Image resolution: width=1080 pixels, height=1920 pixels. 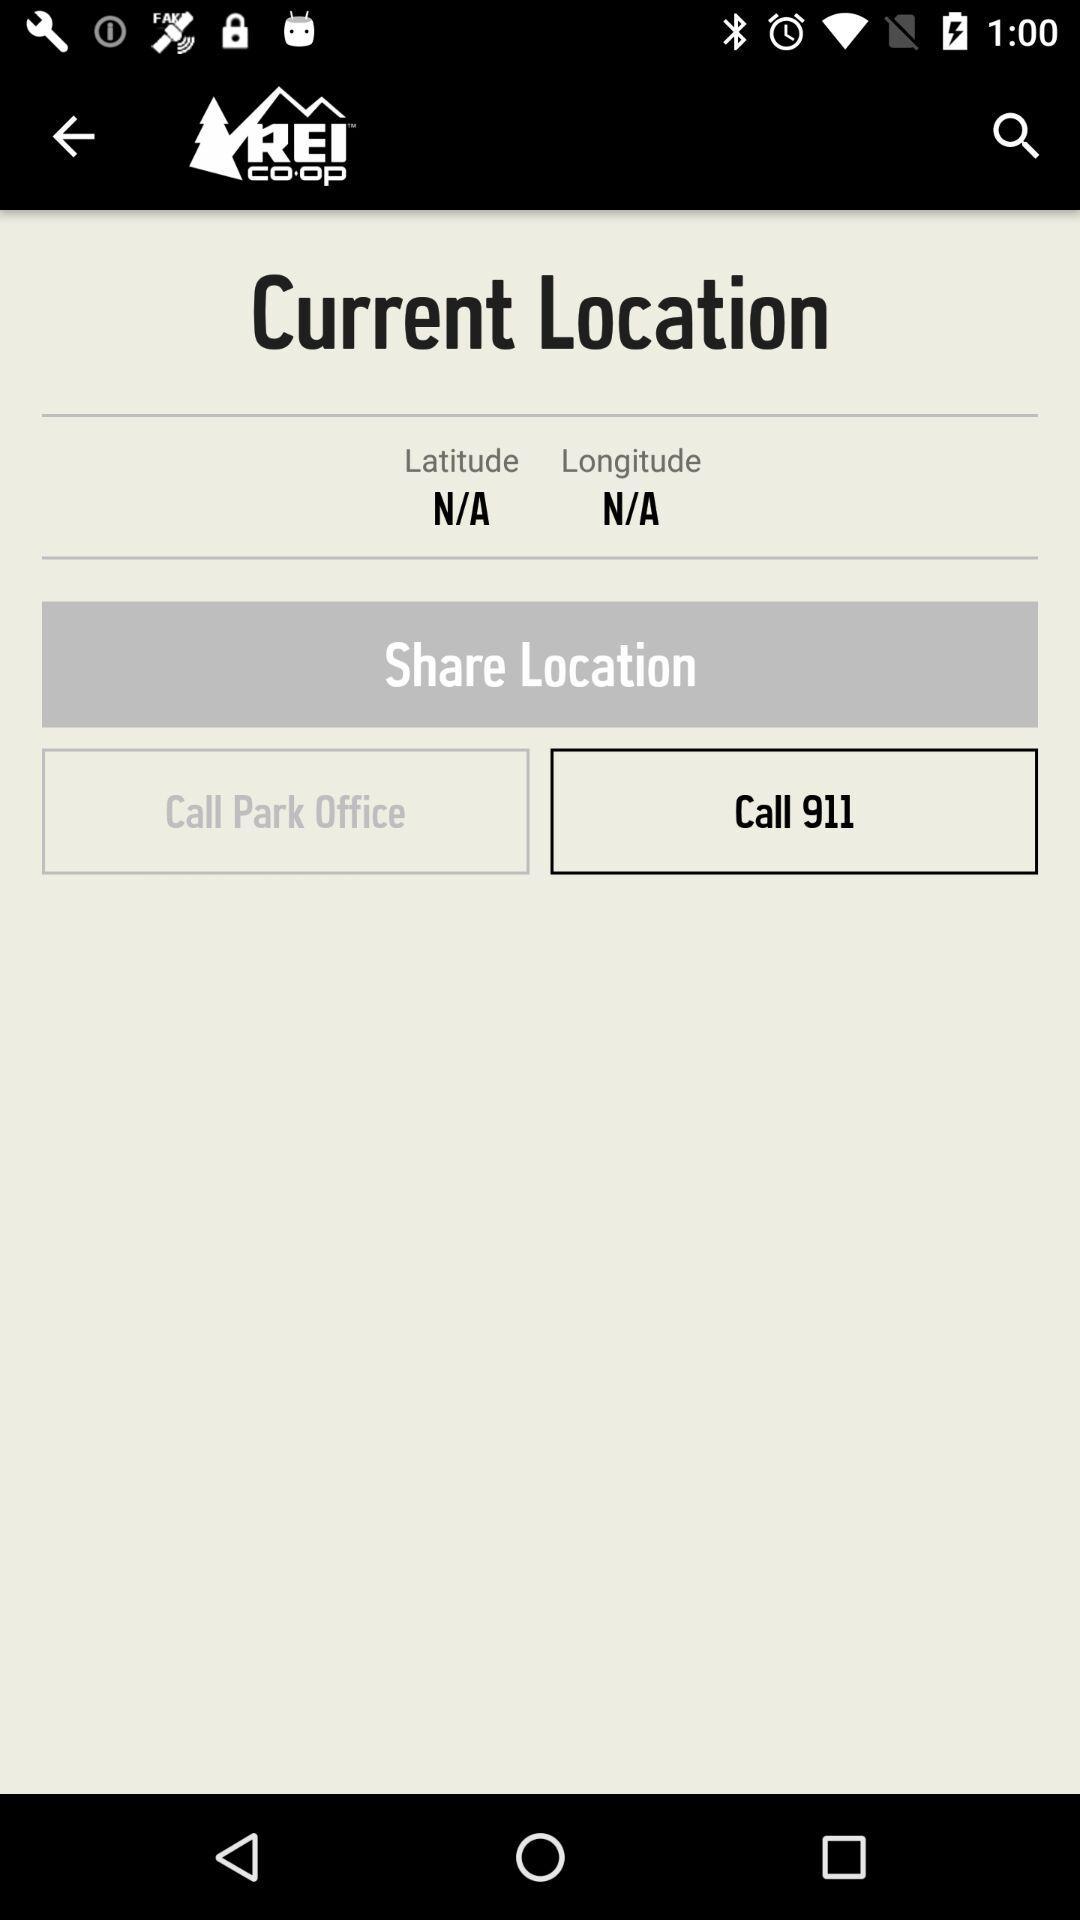 I want to click on the item above the current location item, so click(x=1017, y=135).